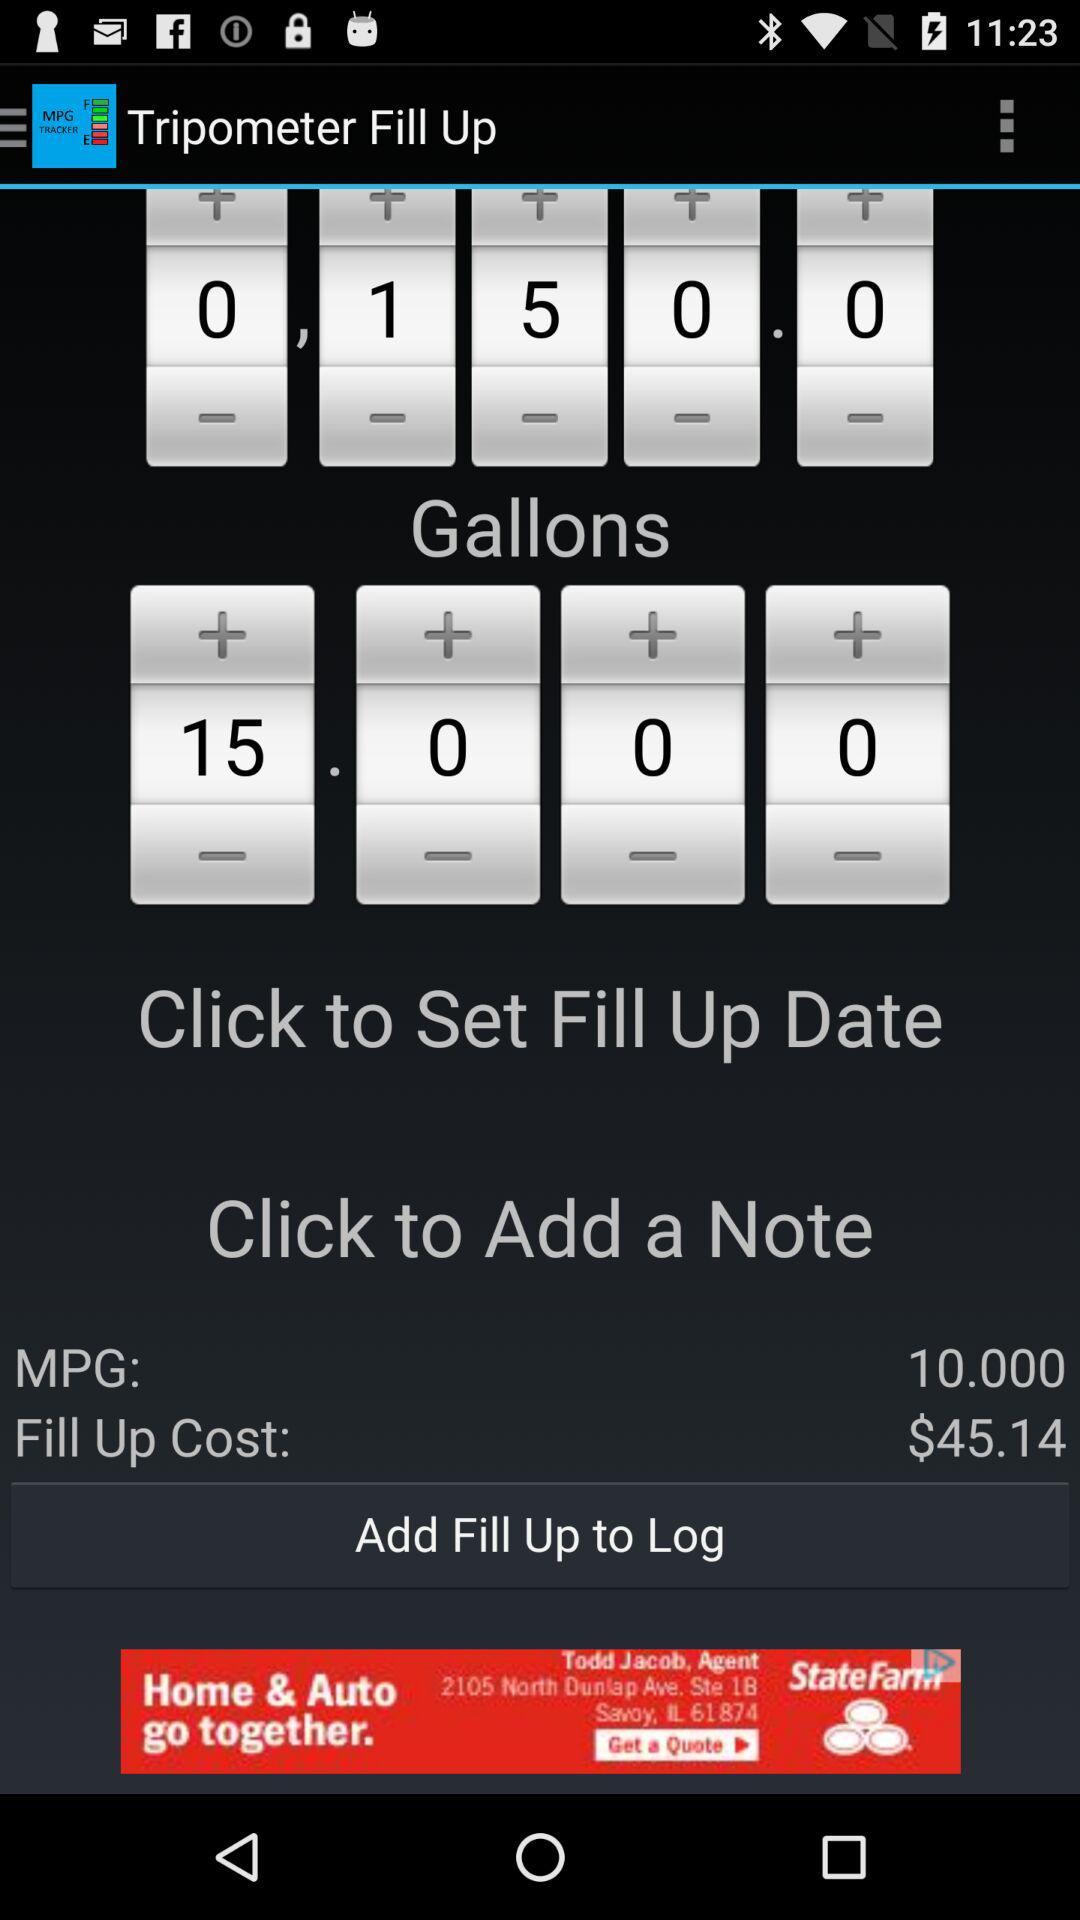  Describe the element at coordinates (538, 217) in the screenshot. I see `increase millage` at that location.